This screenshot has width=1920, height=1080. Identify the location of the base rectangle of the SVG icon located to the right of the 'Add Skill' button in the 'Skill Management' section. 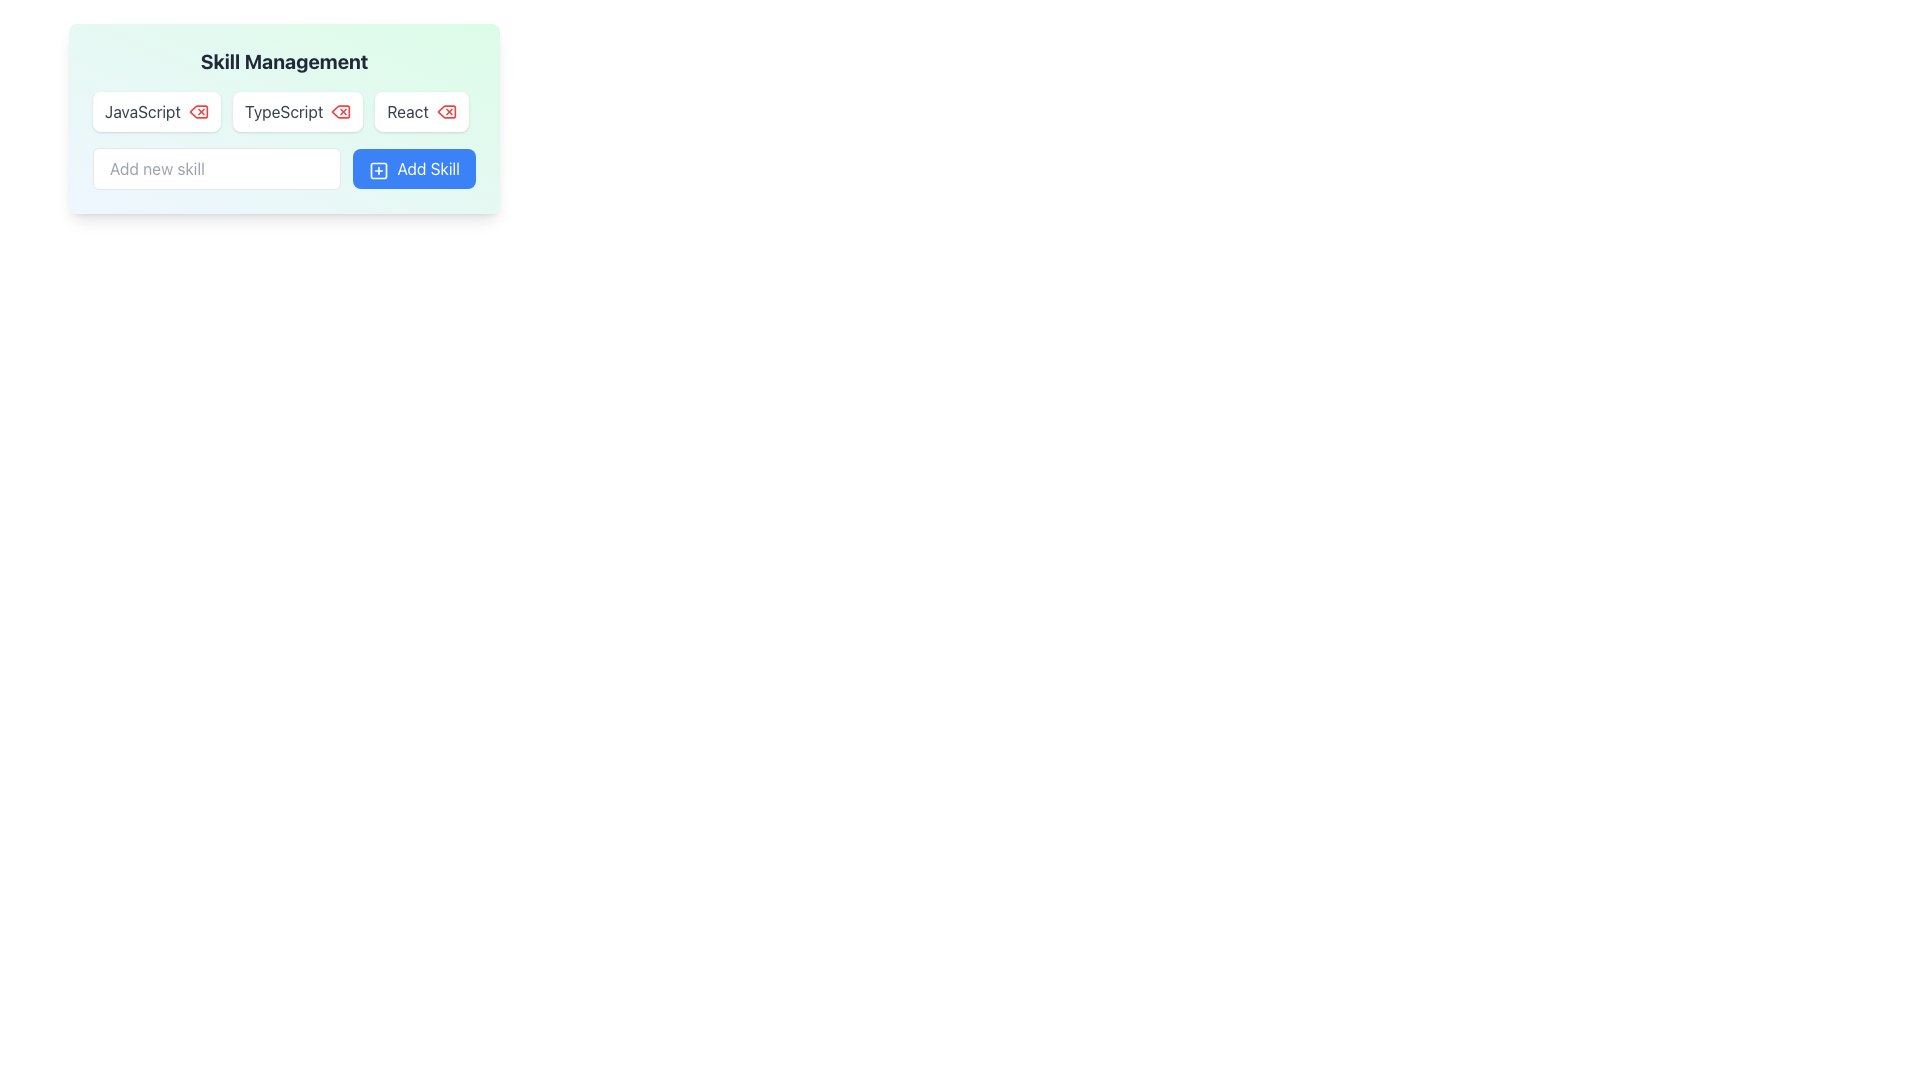
(379, 169).